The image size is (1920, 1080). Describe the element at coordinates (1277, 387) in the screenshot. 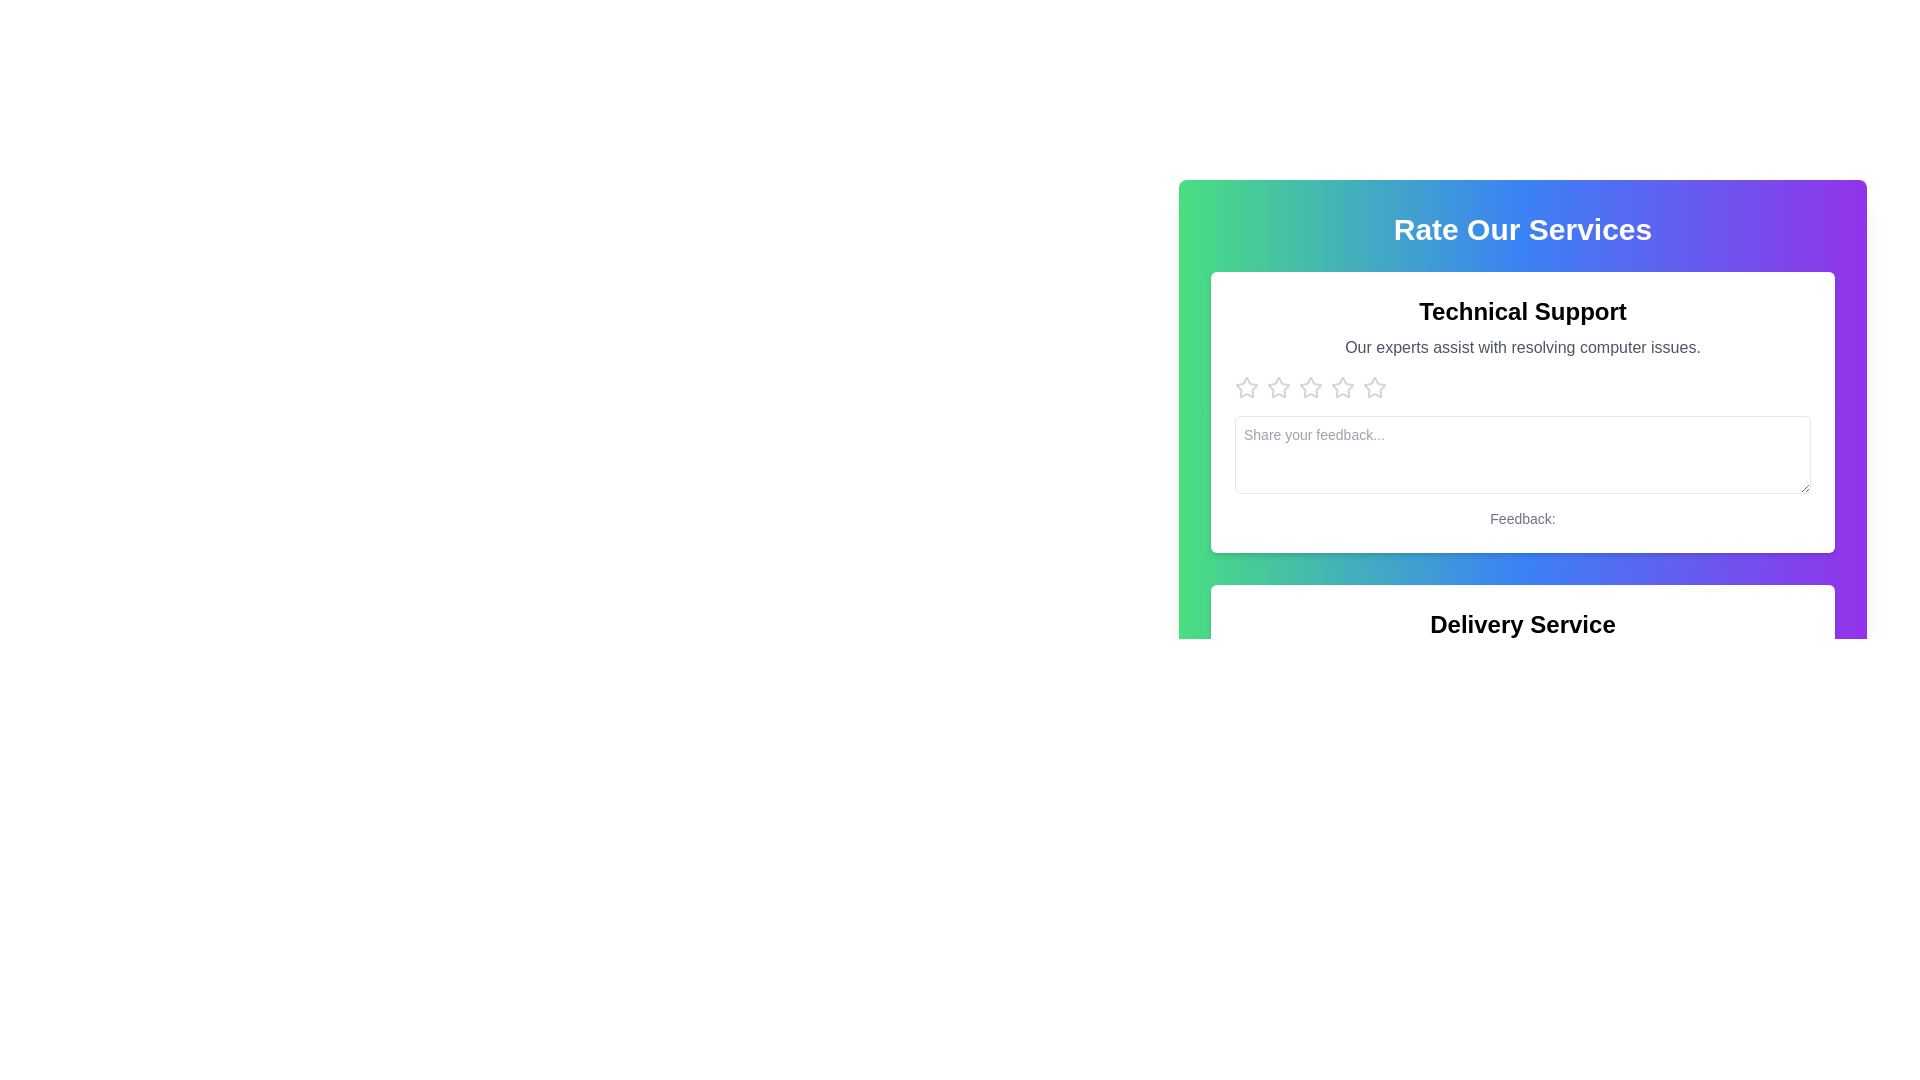

I see `the second star icon in the 'Rate Our Services' panel under 'Technical Support' for keyboard navigation` at that location.